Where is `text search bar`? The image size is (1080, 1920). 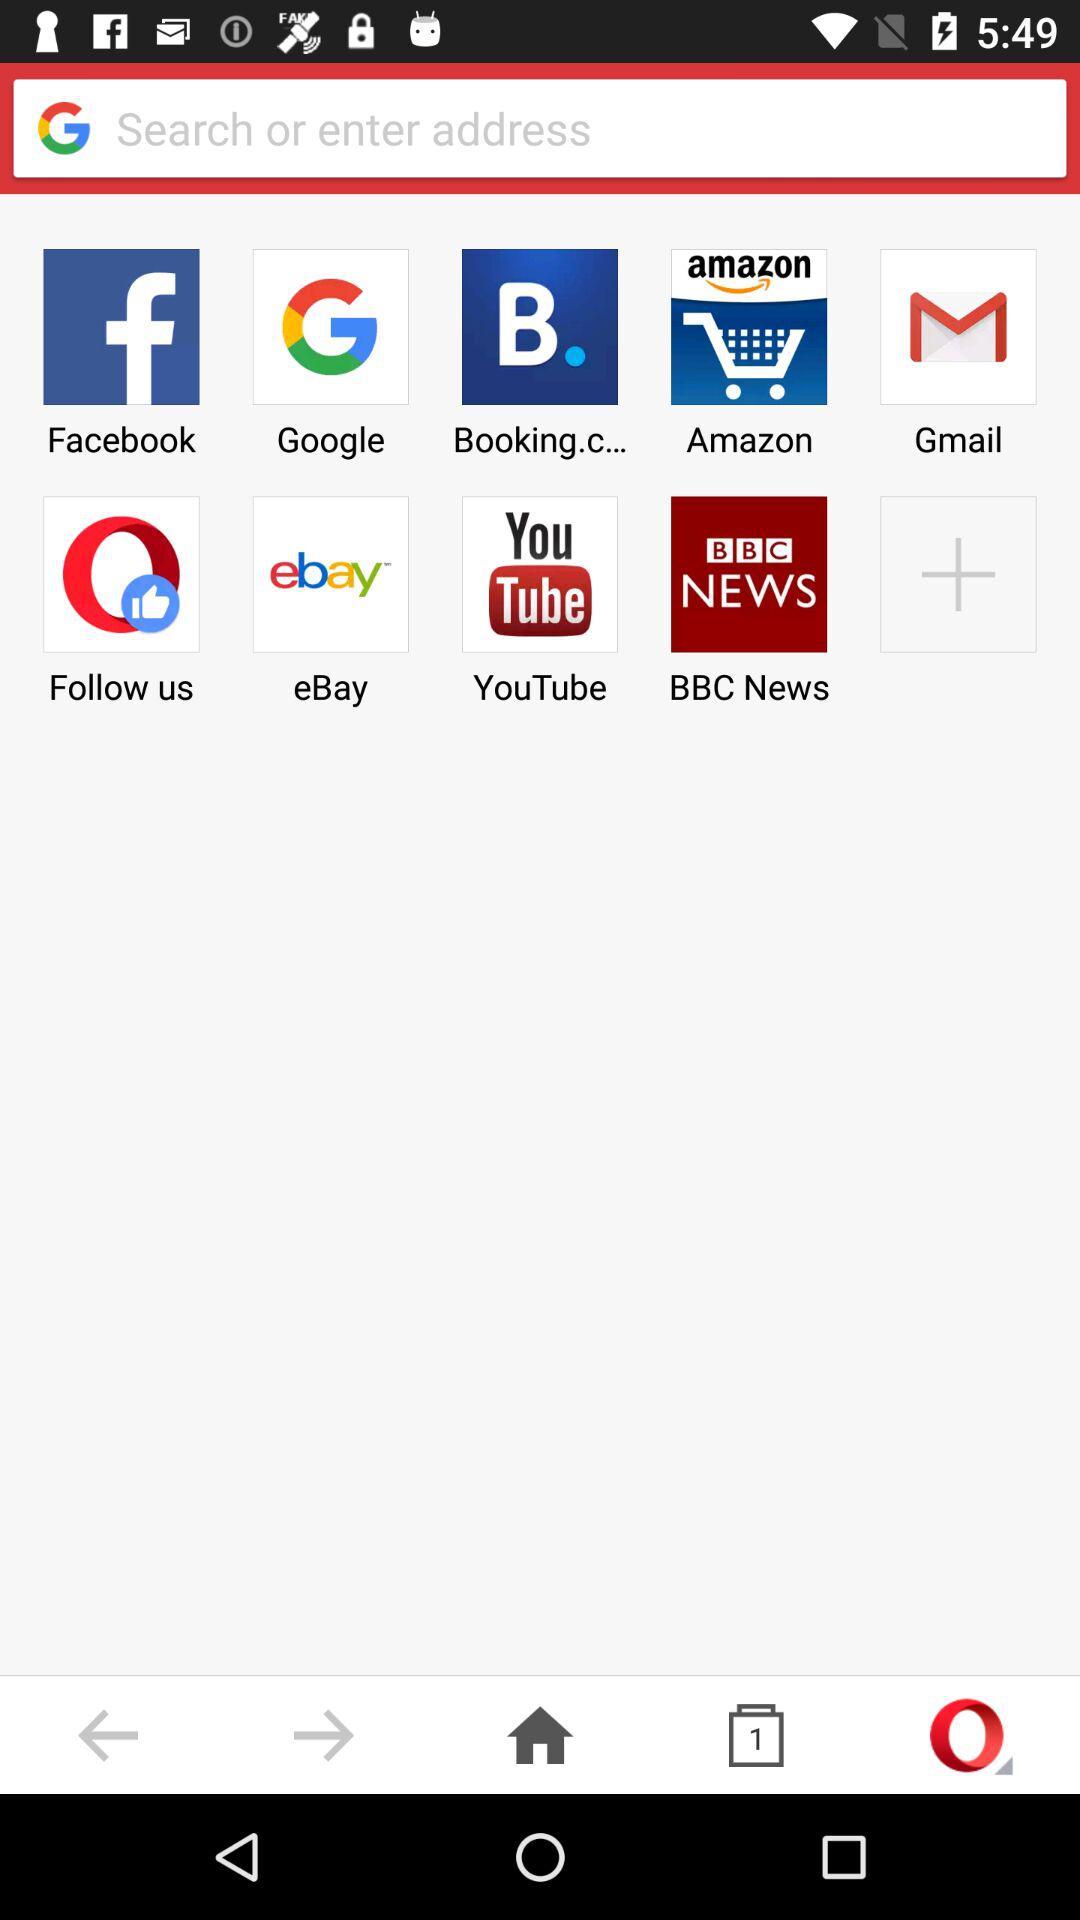
text search bar is located at coordinates (574, 127).